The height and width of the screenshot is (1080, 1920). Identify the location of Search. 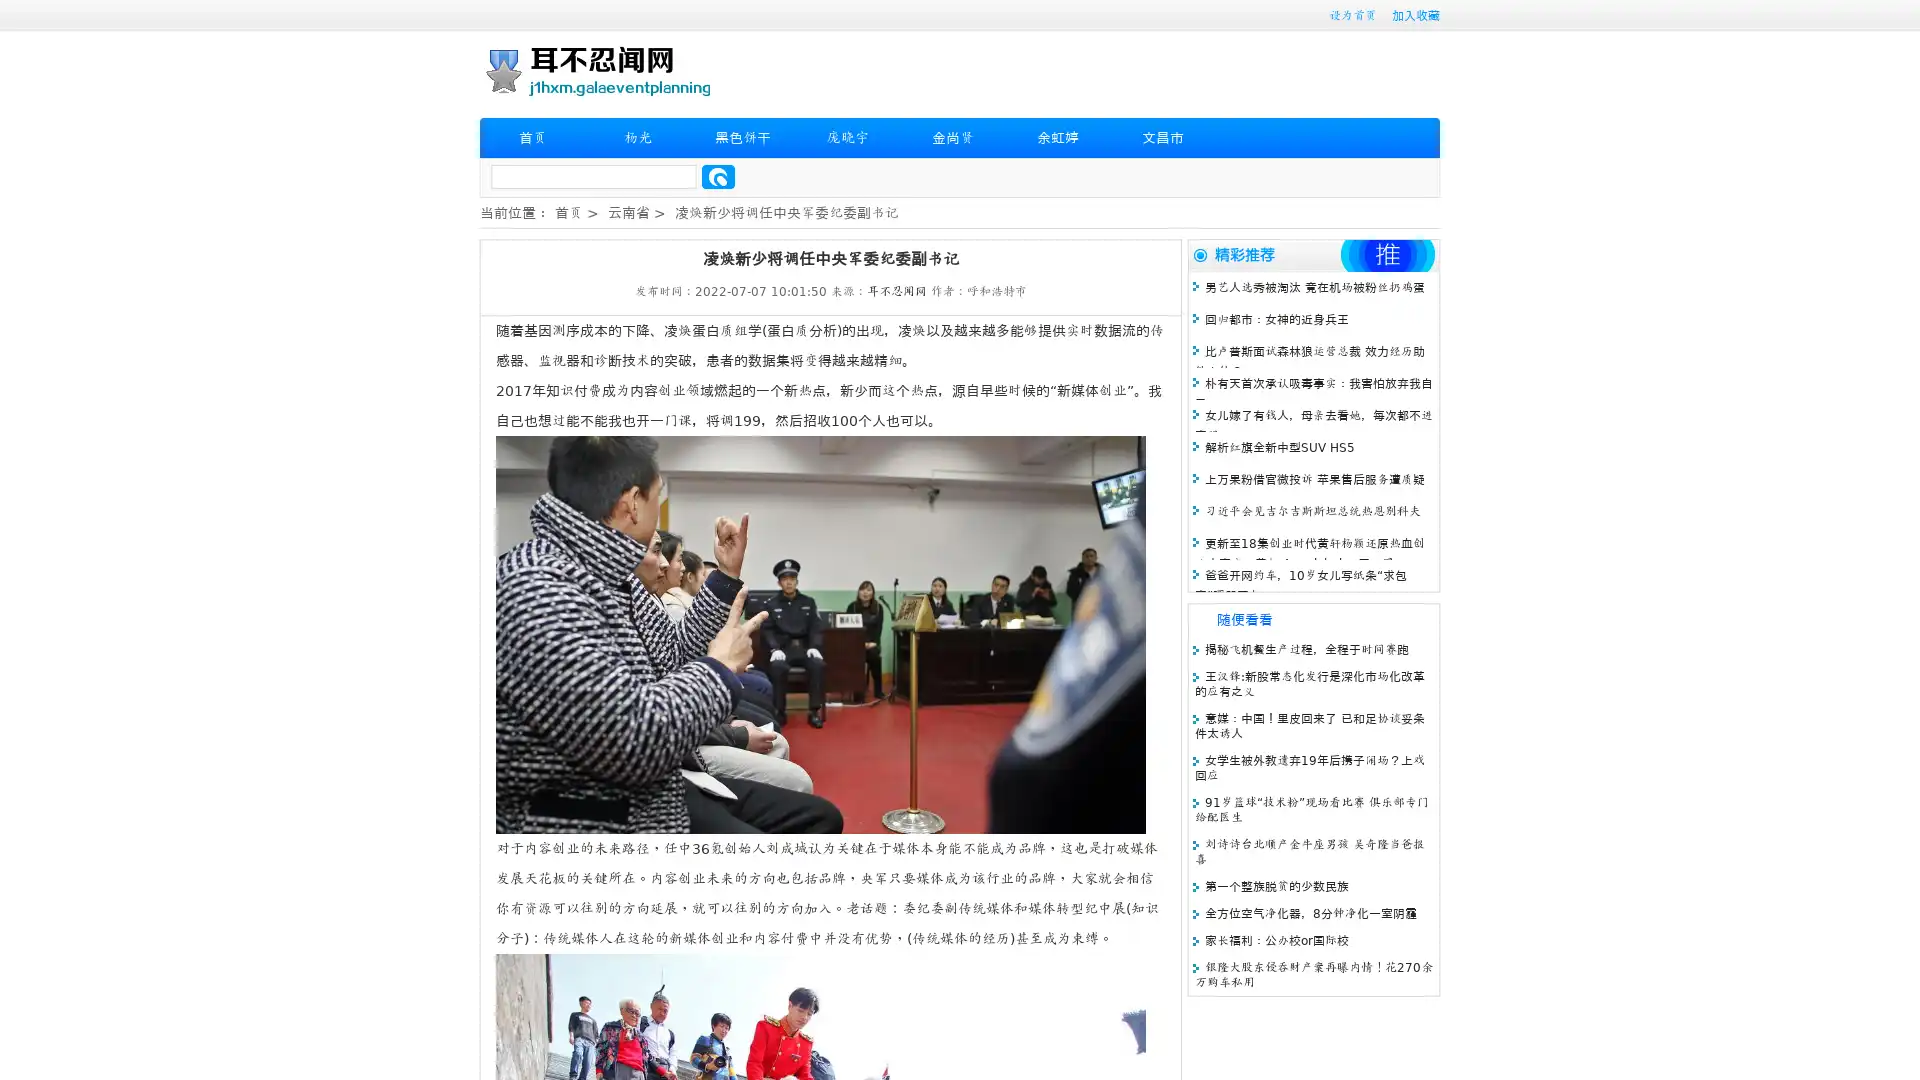
(718, 176).